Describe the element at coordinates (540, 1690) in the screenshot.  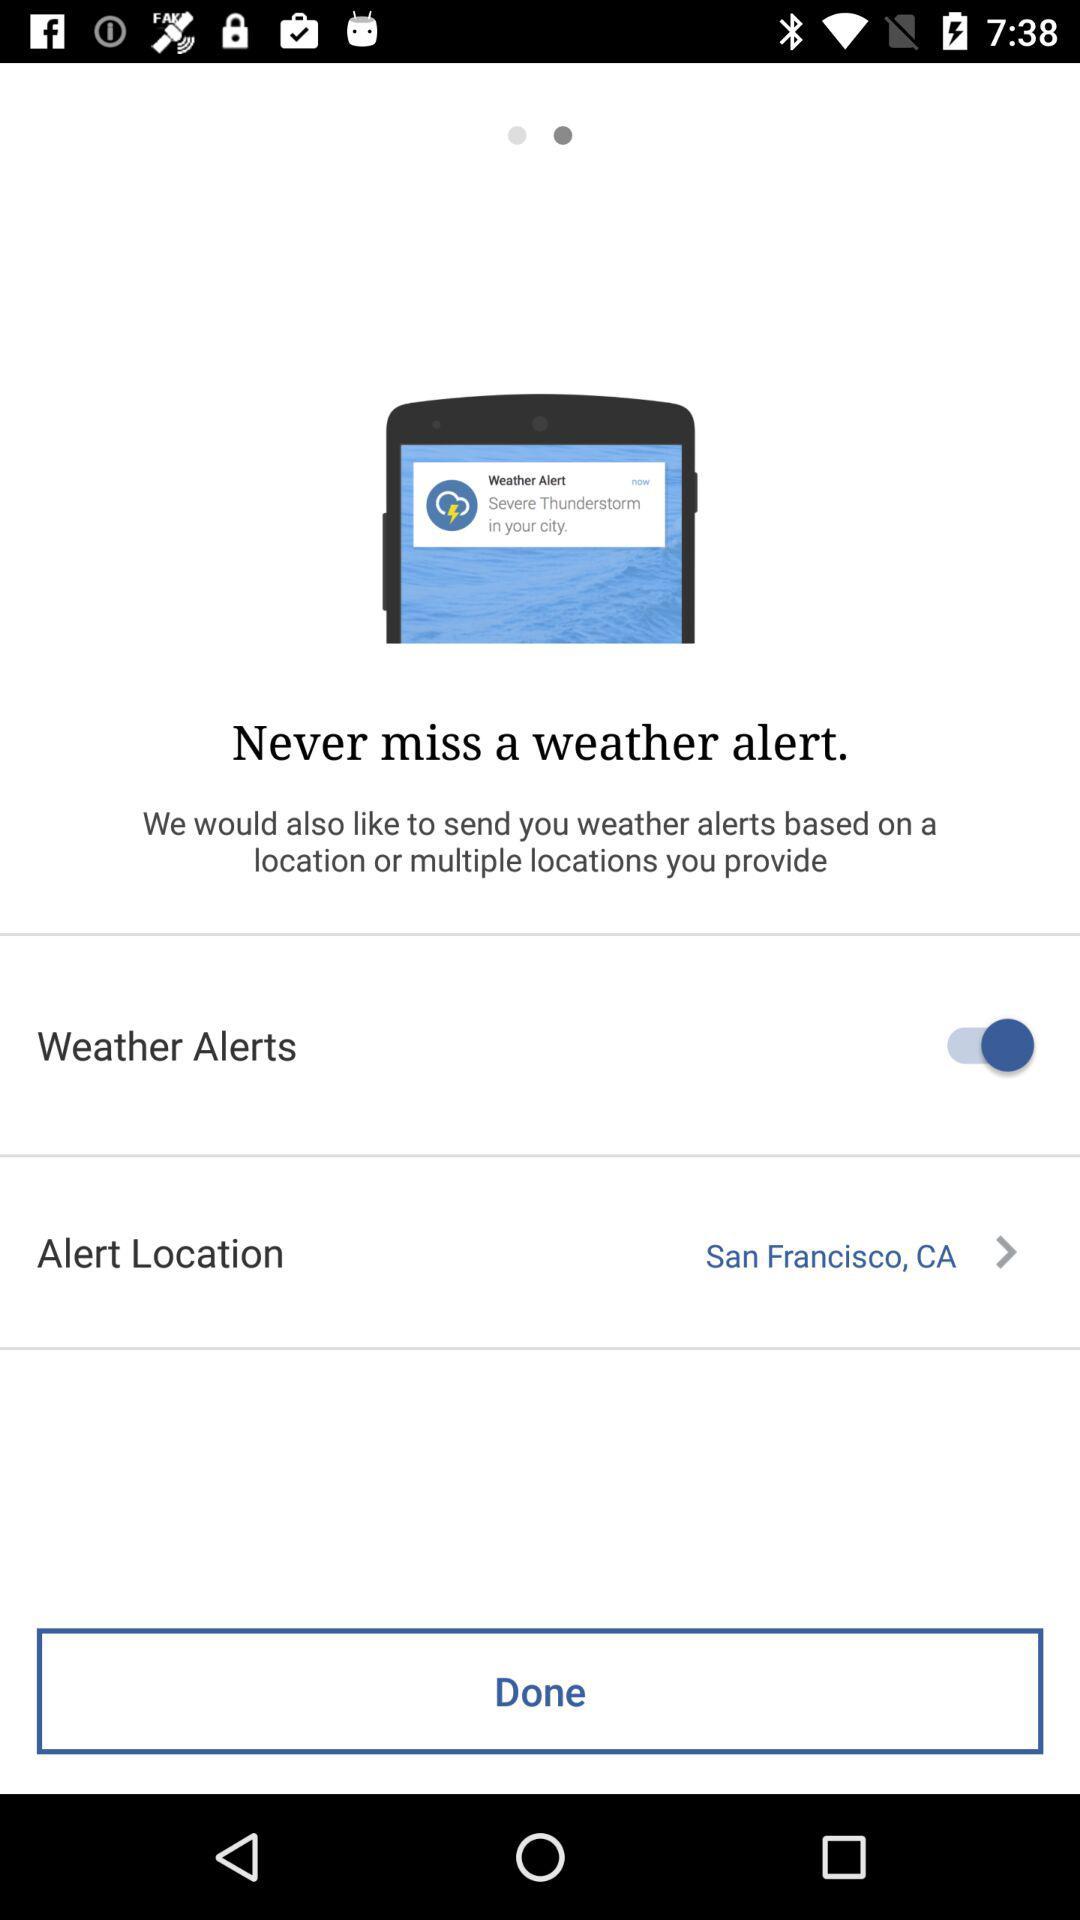
I see `the done icon` at that location.